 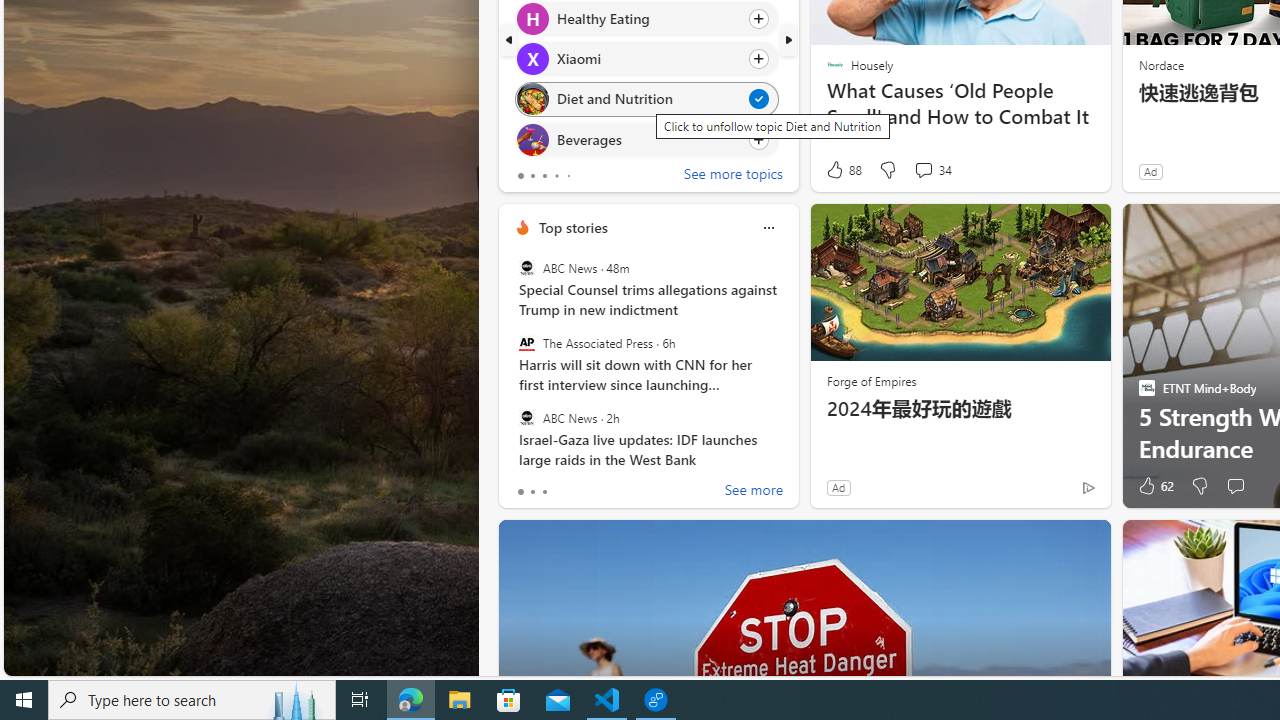 What do you see at coordinates (931, 169) in the screenshot?
I see `'View comments 34 Comment'` at bounding box center [931, 169].